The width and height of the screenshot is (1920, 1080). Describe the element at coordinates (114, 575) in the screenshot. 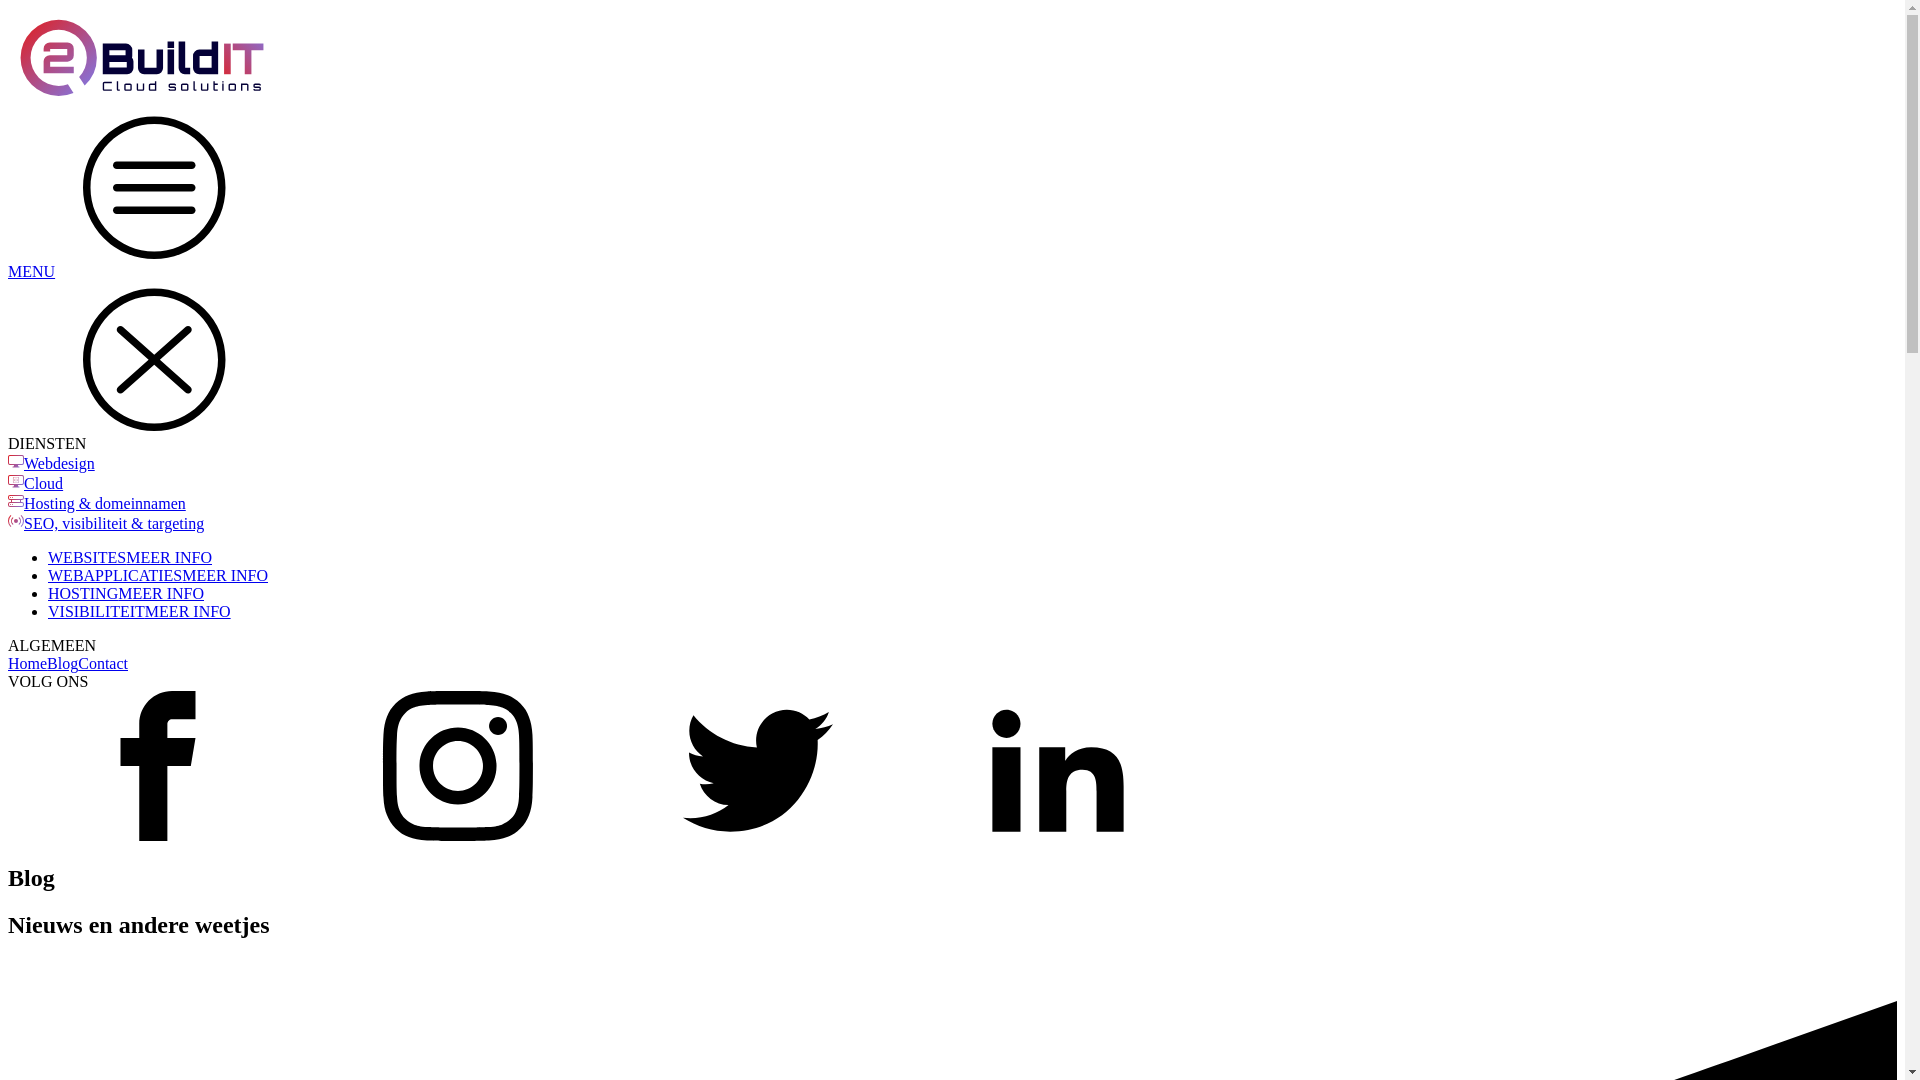

I see `'WEBAPPLICATIES'` at that location.